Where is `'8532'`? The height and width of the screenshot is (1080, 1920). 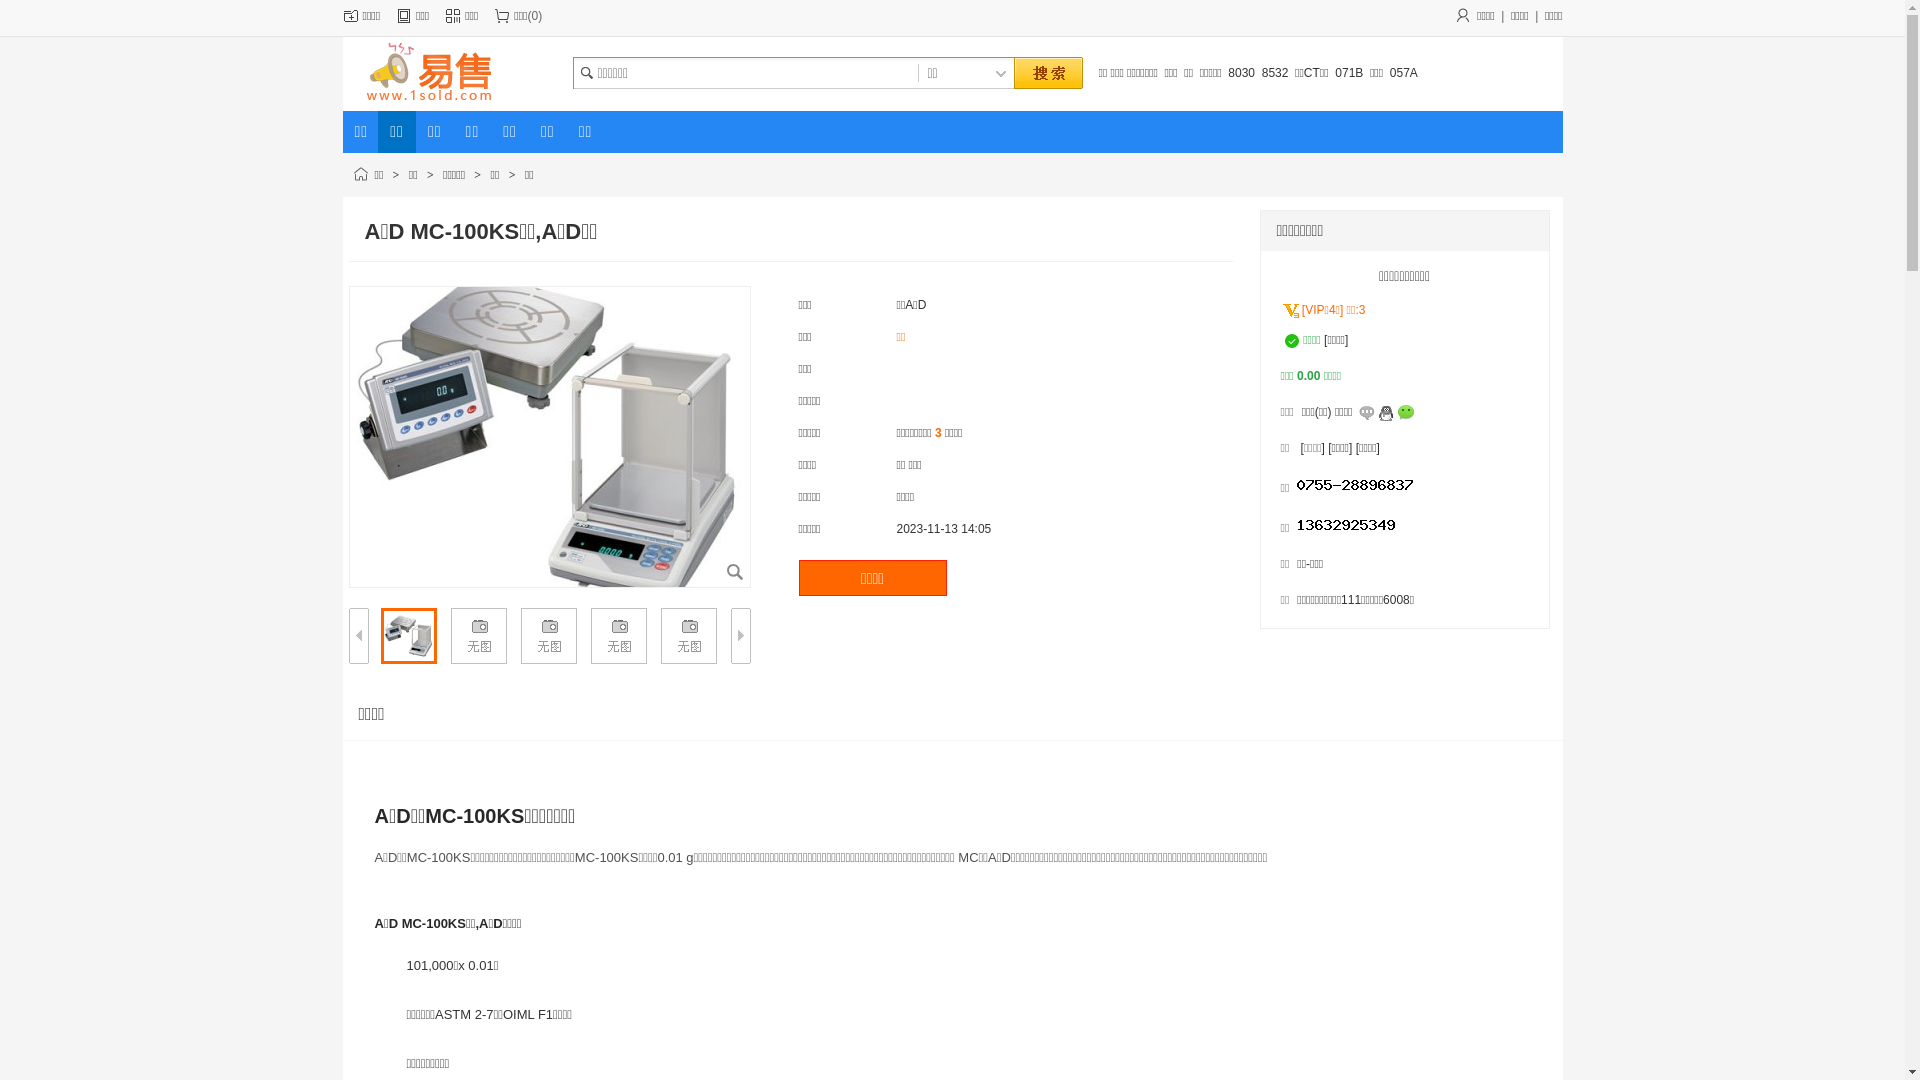
'8532' is located at coordinates (1274, 72).